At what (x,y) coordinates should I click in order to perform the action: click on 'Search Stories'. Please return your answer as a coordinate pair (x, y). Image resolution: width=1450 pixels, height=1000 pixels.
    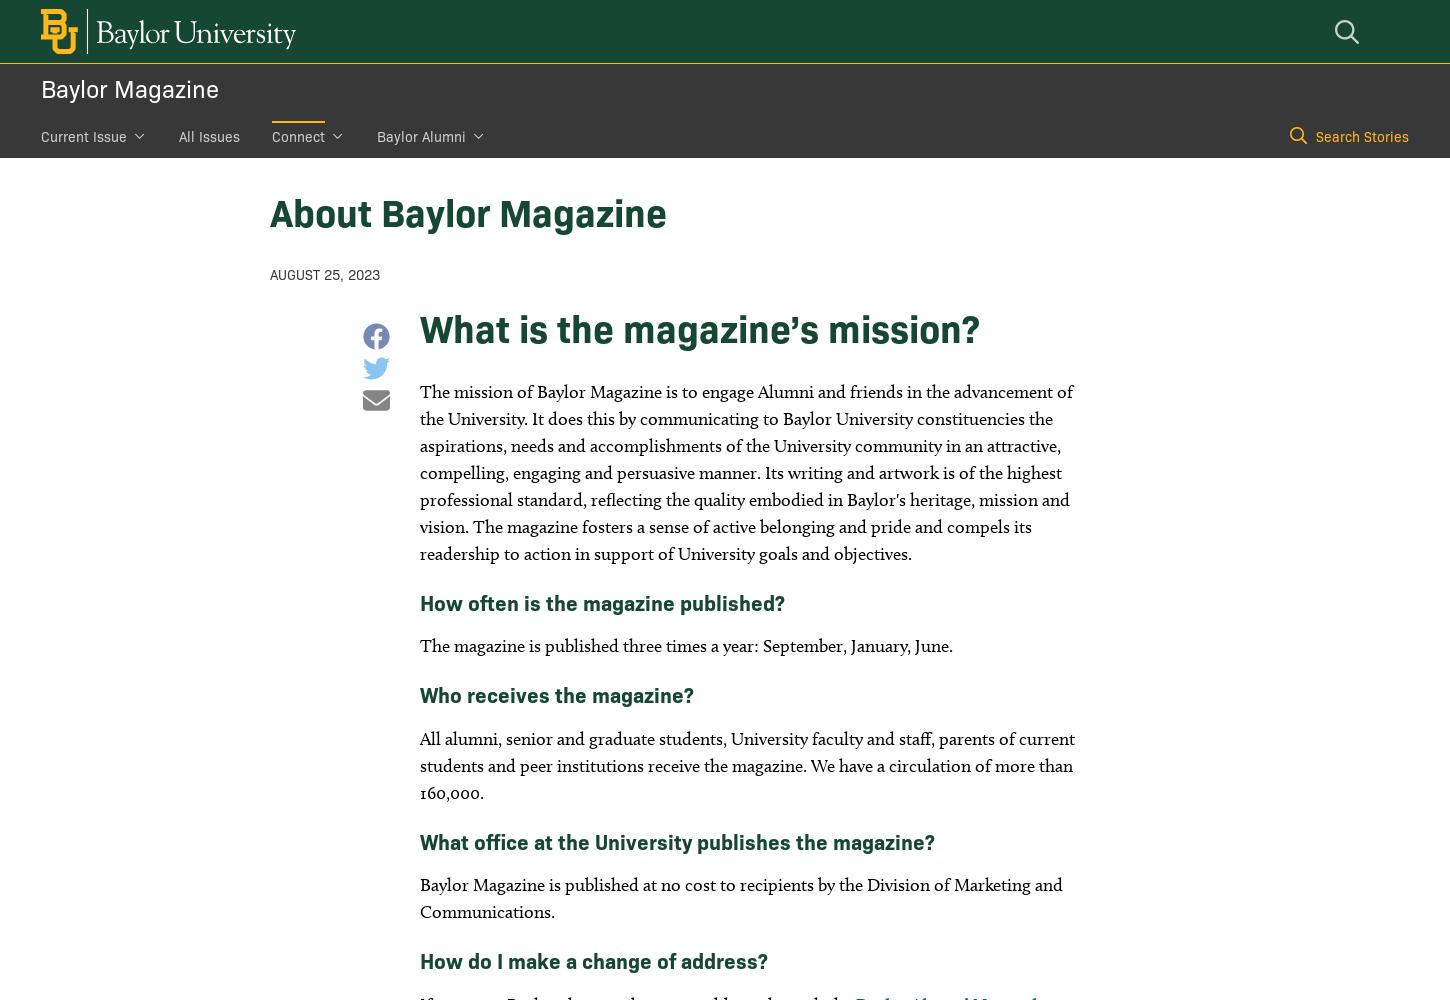
    Looking at the image, I should click on (1361, 136).